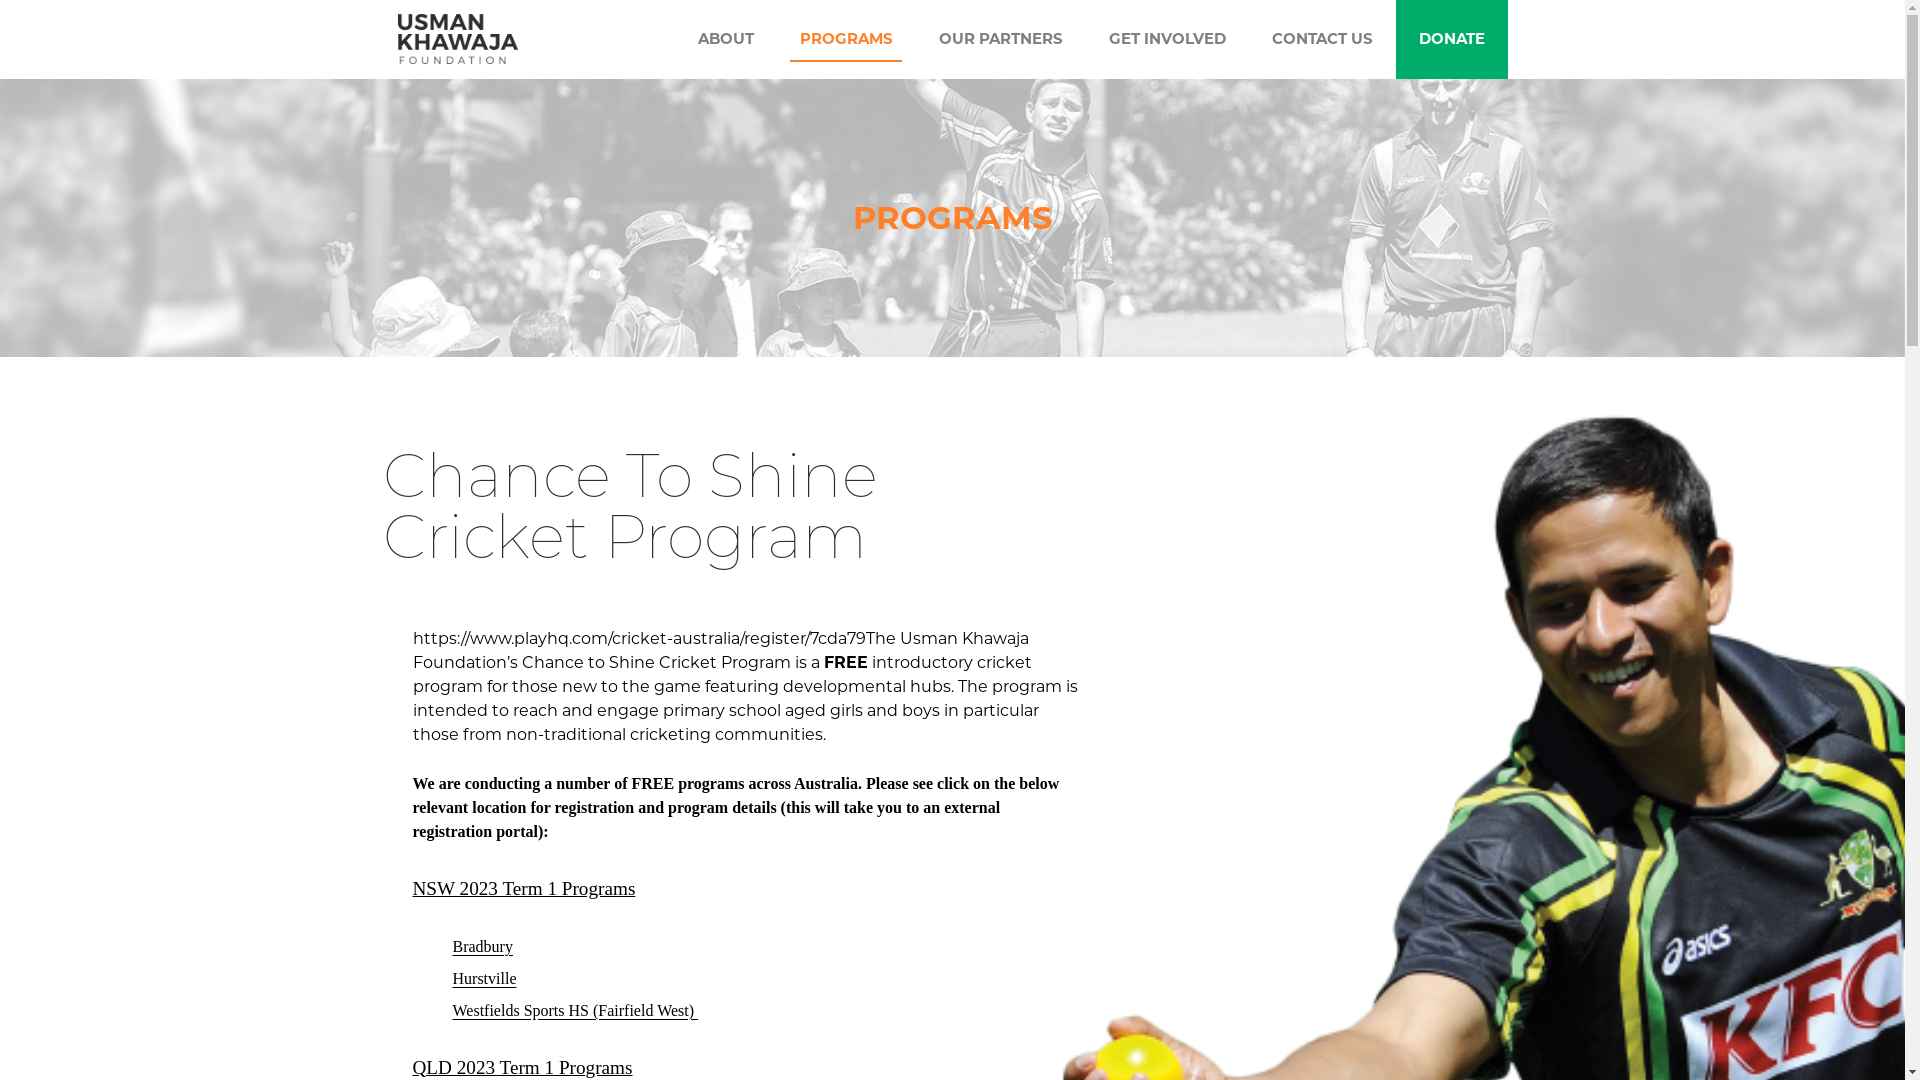  I want to click on 'ABOUT', so click(724, 39).